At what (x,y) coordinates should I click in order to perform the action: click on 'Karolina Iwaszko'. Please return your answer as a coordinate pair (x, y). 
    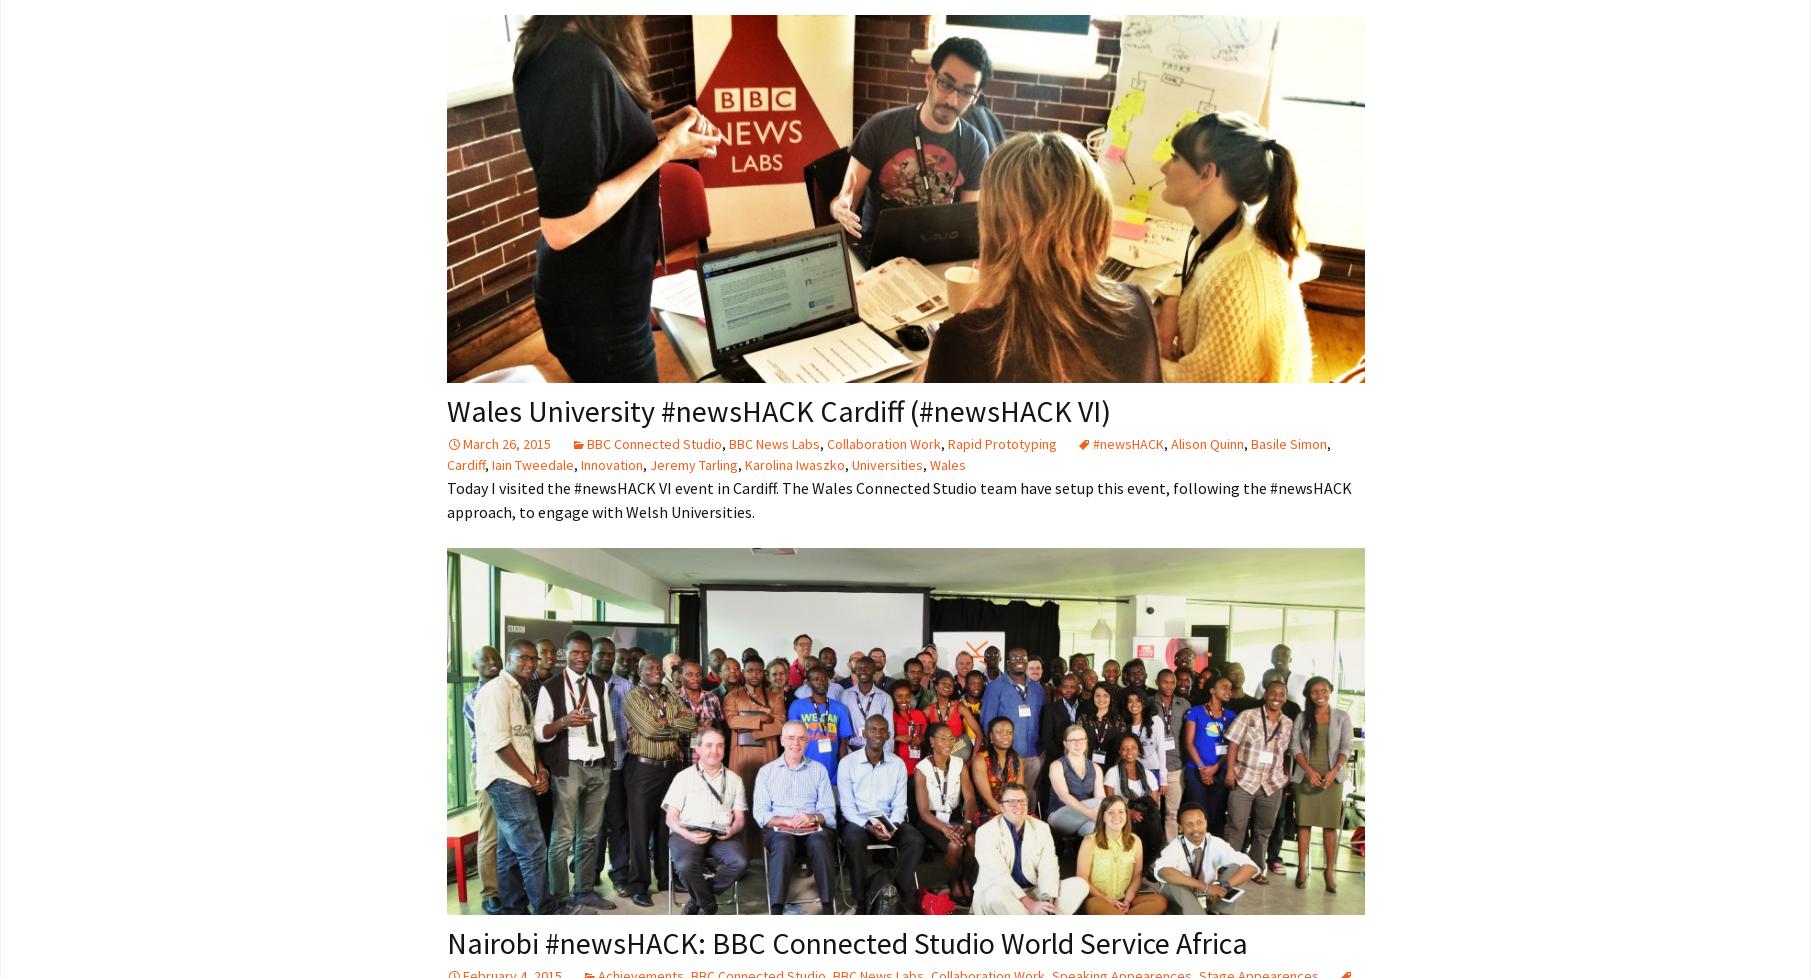
    Looking at the image, I should click on (742, 462).